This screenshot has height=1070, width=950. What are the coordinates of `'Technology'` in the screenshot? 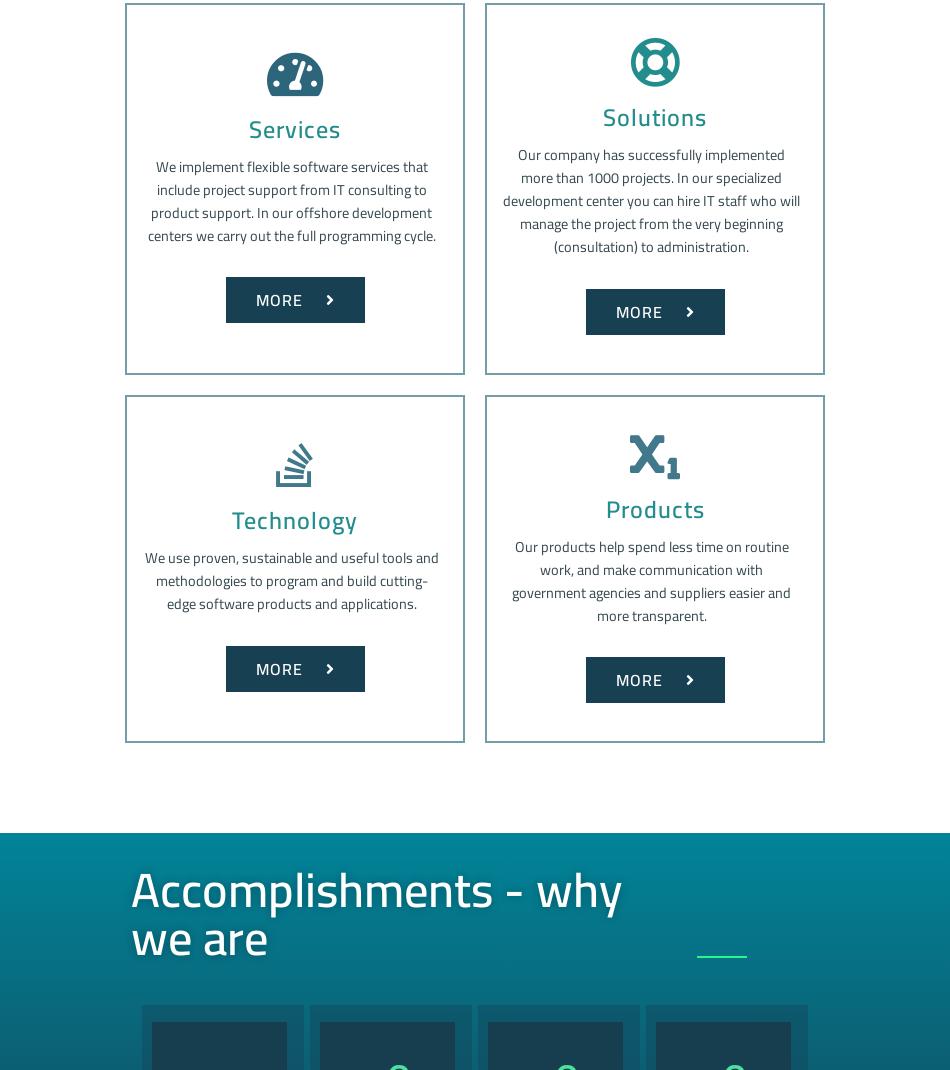 It's located at (293, 520).